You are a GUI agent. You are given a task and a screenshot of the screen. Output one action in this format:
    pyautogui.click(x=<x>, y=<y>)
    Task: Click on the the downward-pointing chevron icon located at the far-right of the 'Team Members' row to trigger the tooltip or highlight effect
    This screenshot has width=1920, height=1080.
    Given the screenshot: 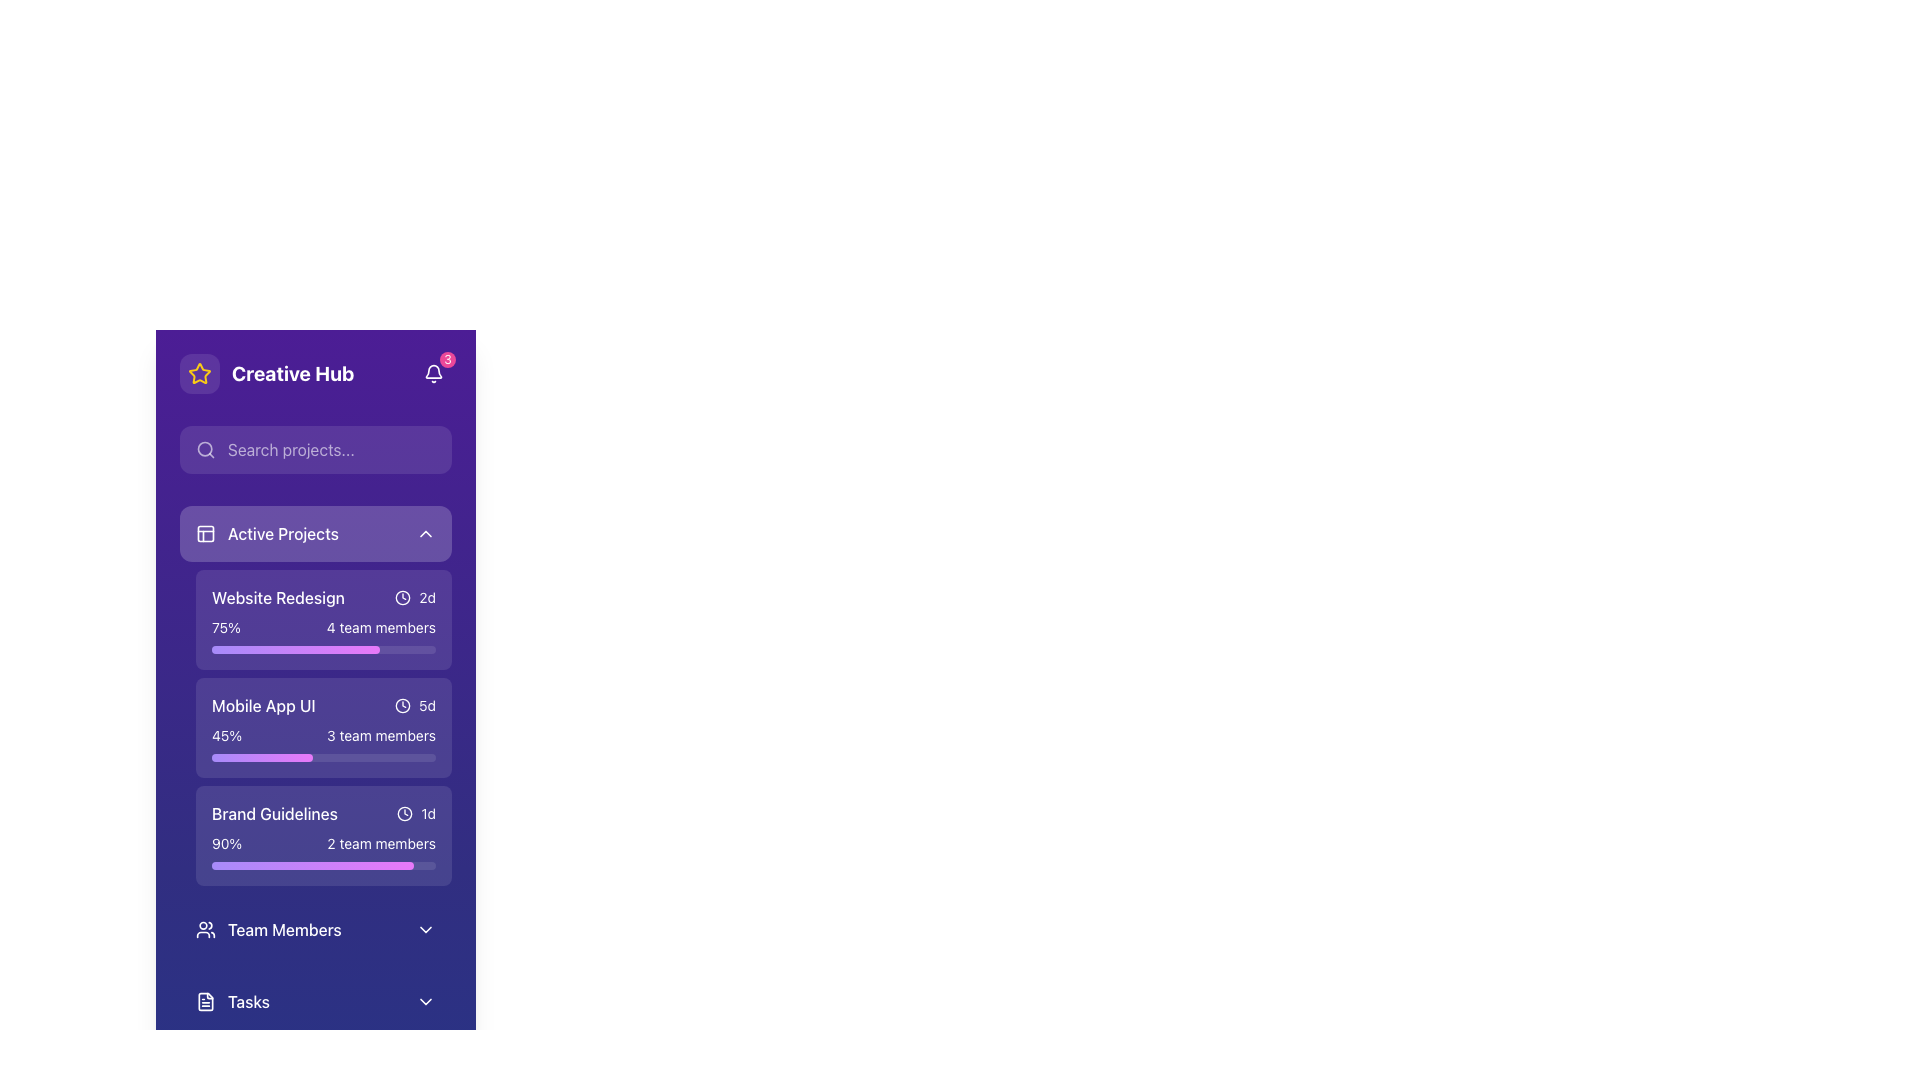 What is the action you would take?
    pyautogui.click(x=425, y=929)
    